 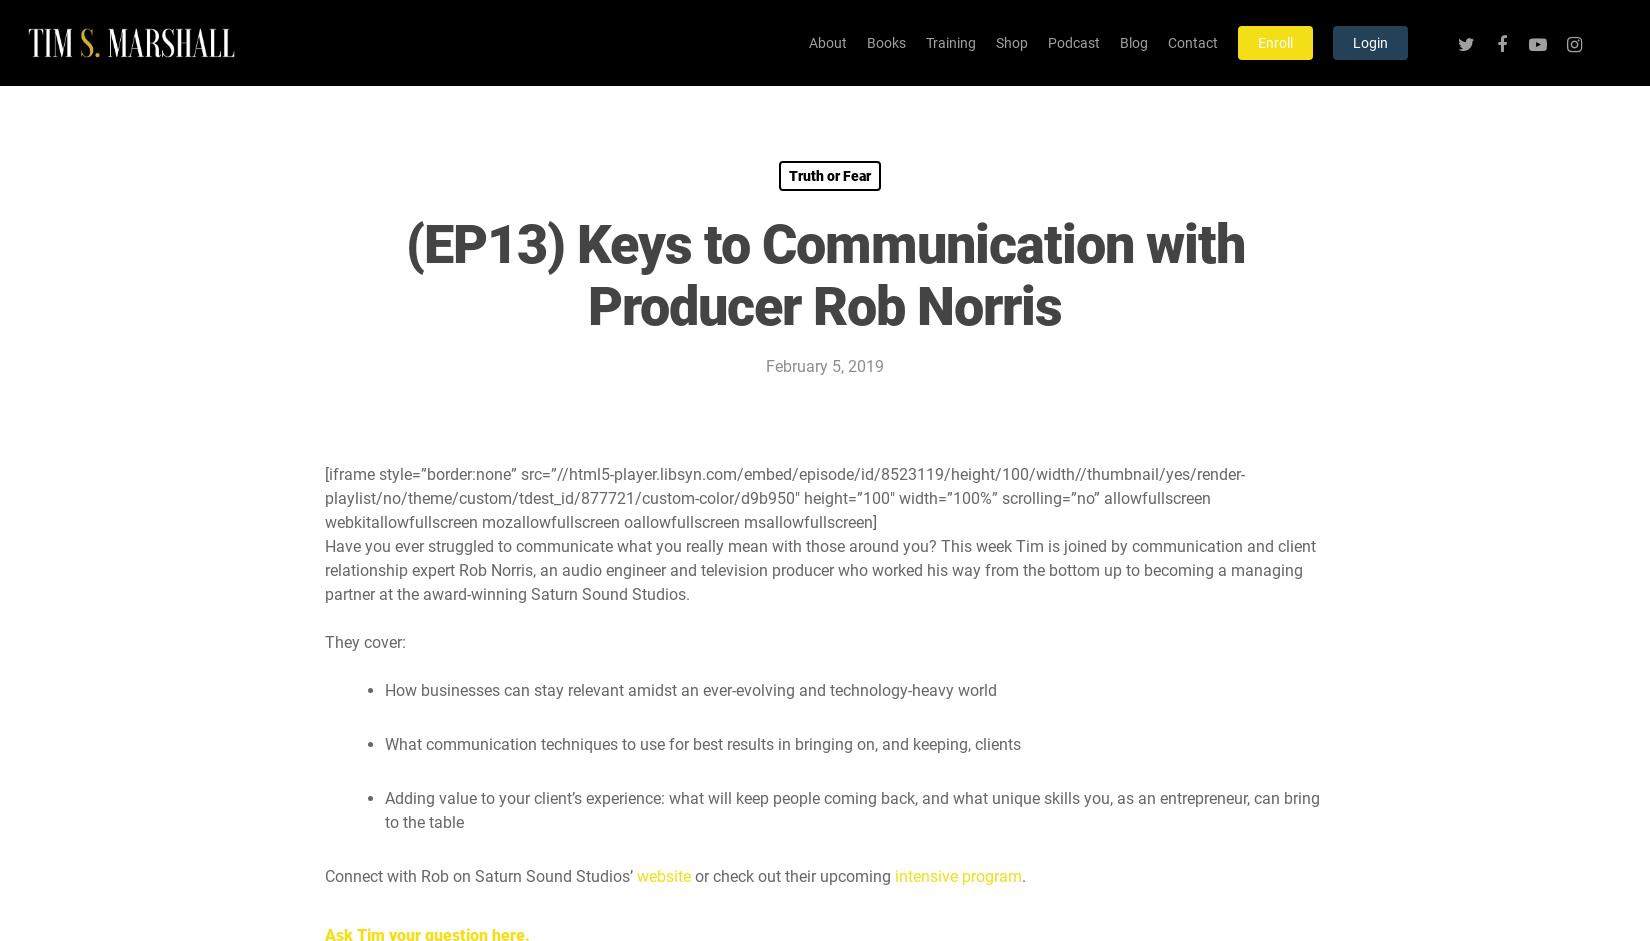 I want to click on 'Adding value to your client’s experience: what will keep people coming back, and what unique skills you, as an entrepreneur, can bring to the table', so click(x=852, y=810).